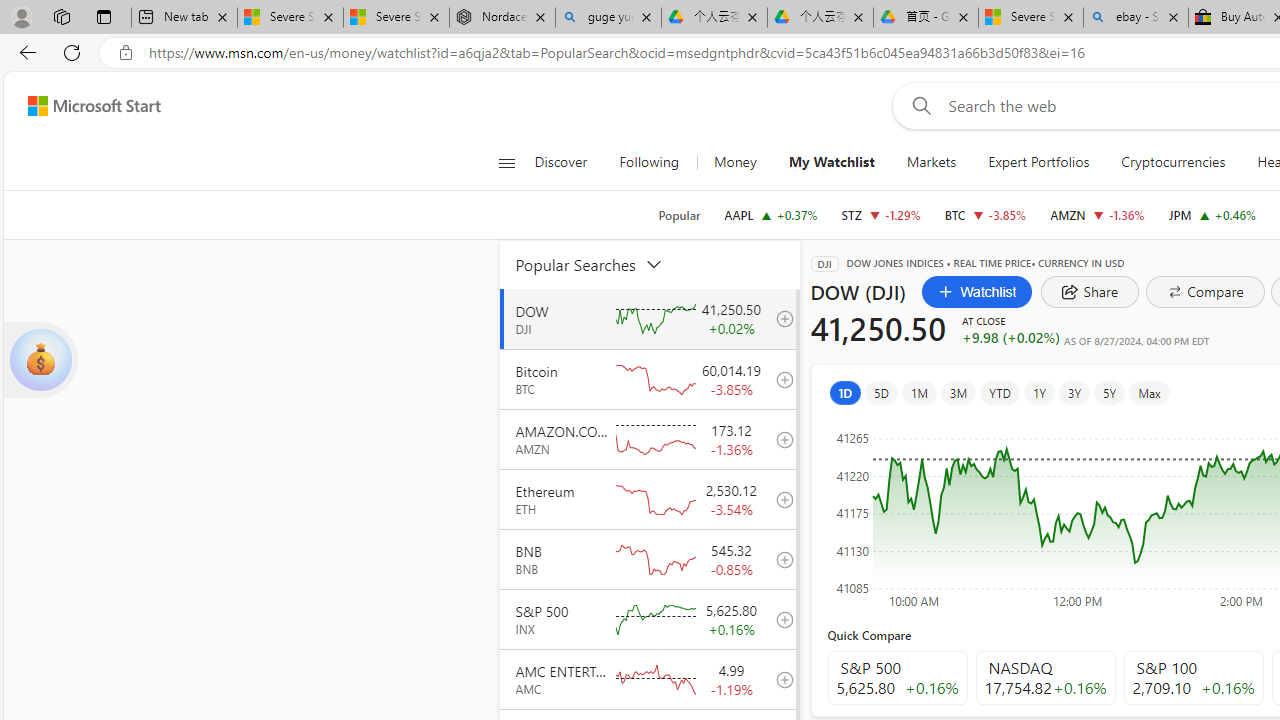 Image resolution: width=1280 pixels, height=720 pixels. What do you see at coordinates (930, 162) in the screenshot?
I see `'Markets'` at bounding box center [930, 162].